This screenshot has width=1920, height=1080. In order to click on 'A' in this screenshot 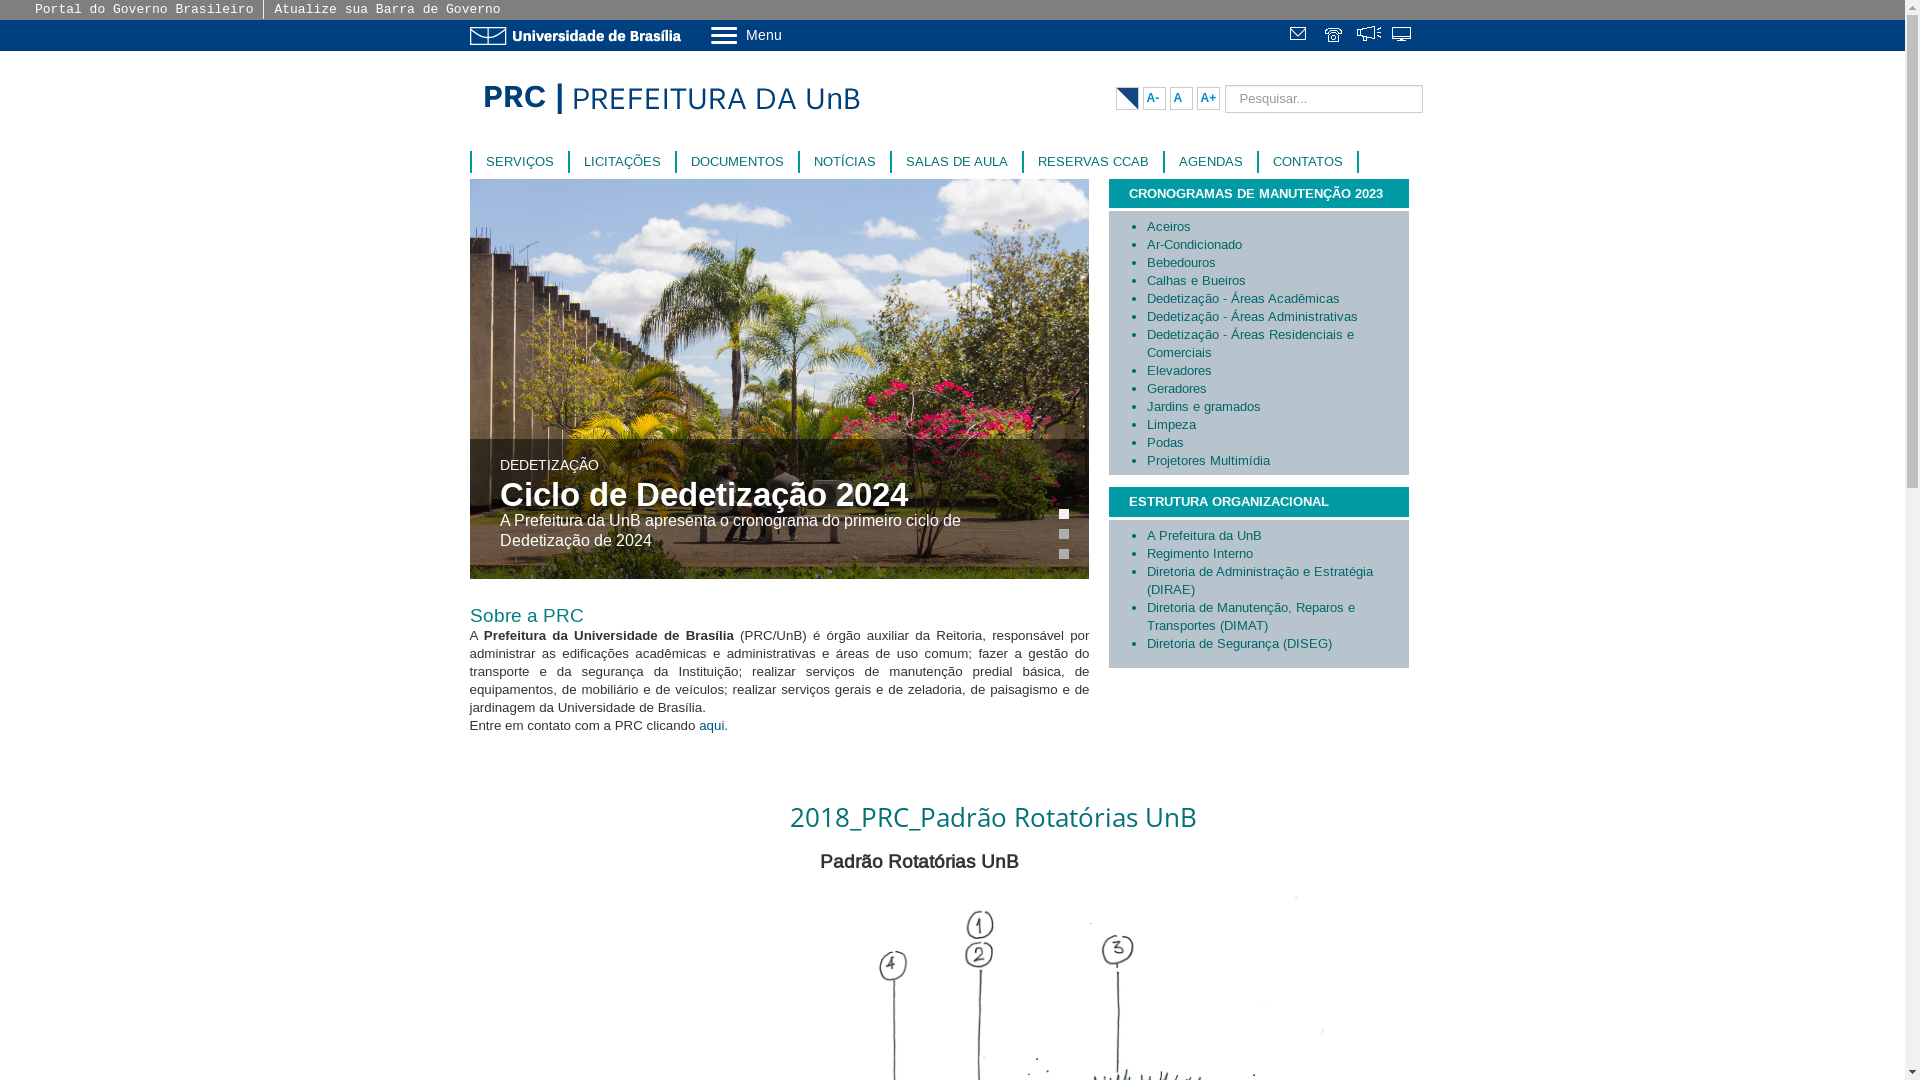, I will do `click(1181, 98)`.